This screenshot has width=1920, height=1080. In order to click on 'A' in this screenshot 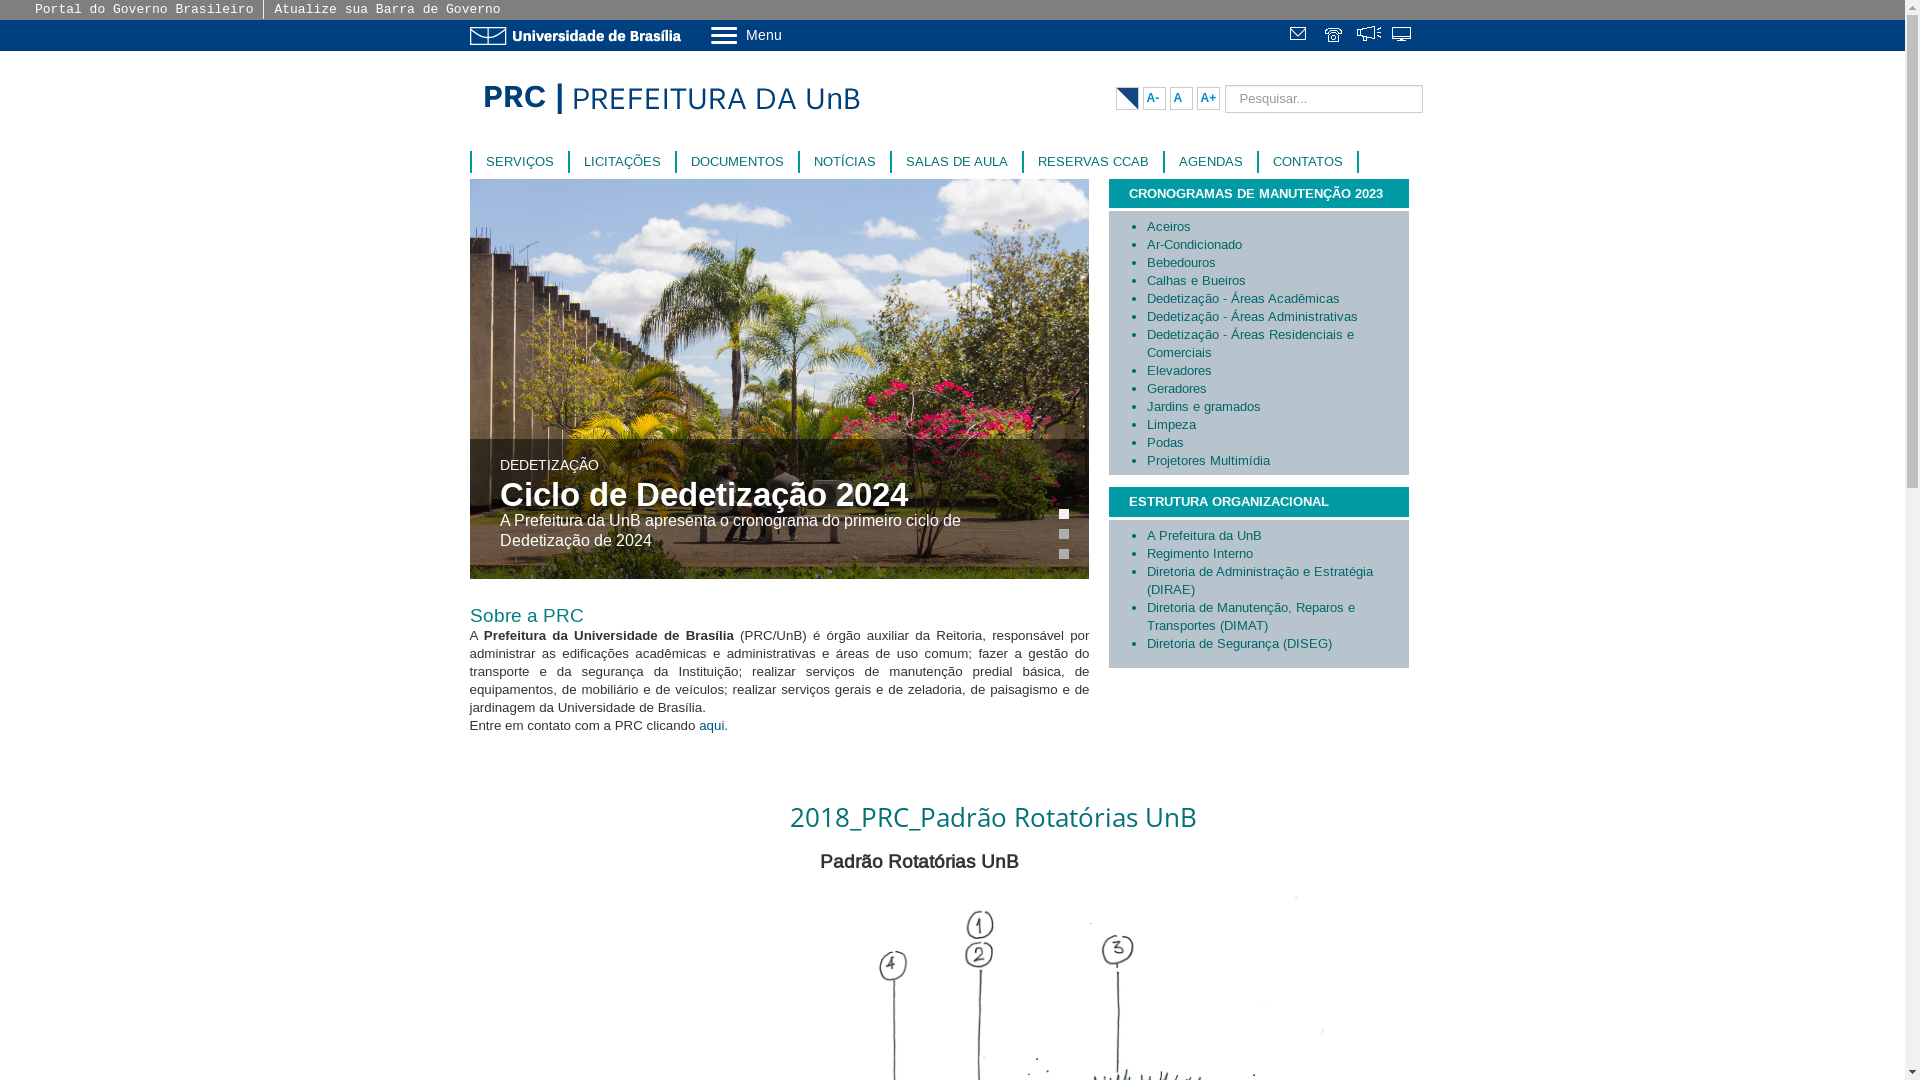, I will do `click(1181, 98)`.